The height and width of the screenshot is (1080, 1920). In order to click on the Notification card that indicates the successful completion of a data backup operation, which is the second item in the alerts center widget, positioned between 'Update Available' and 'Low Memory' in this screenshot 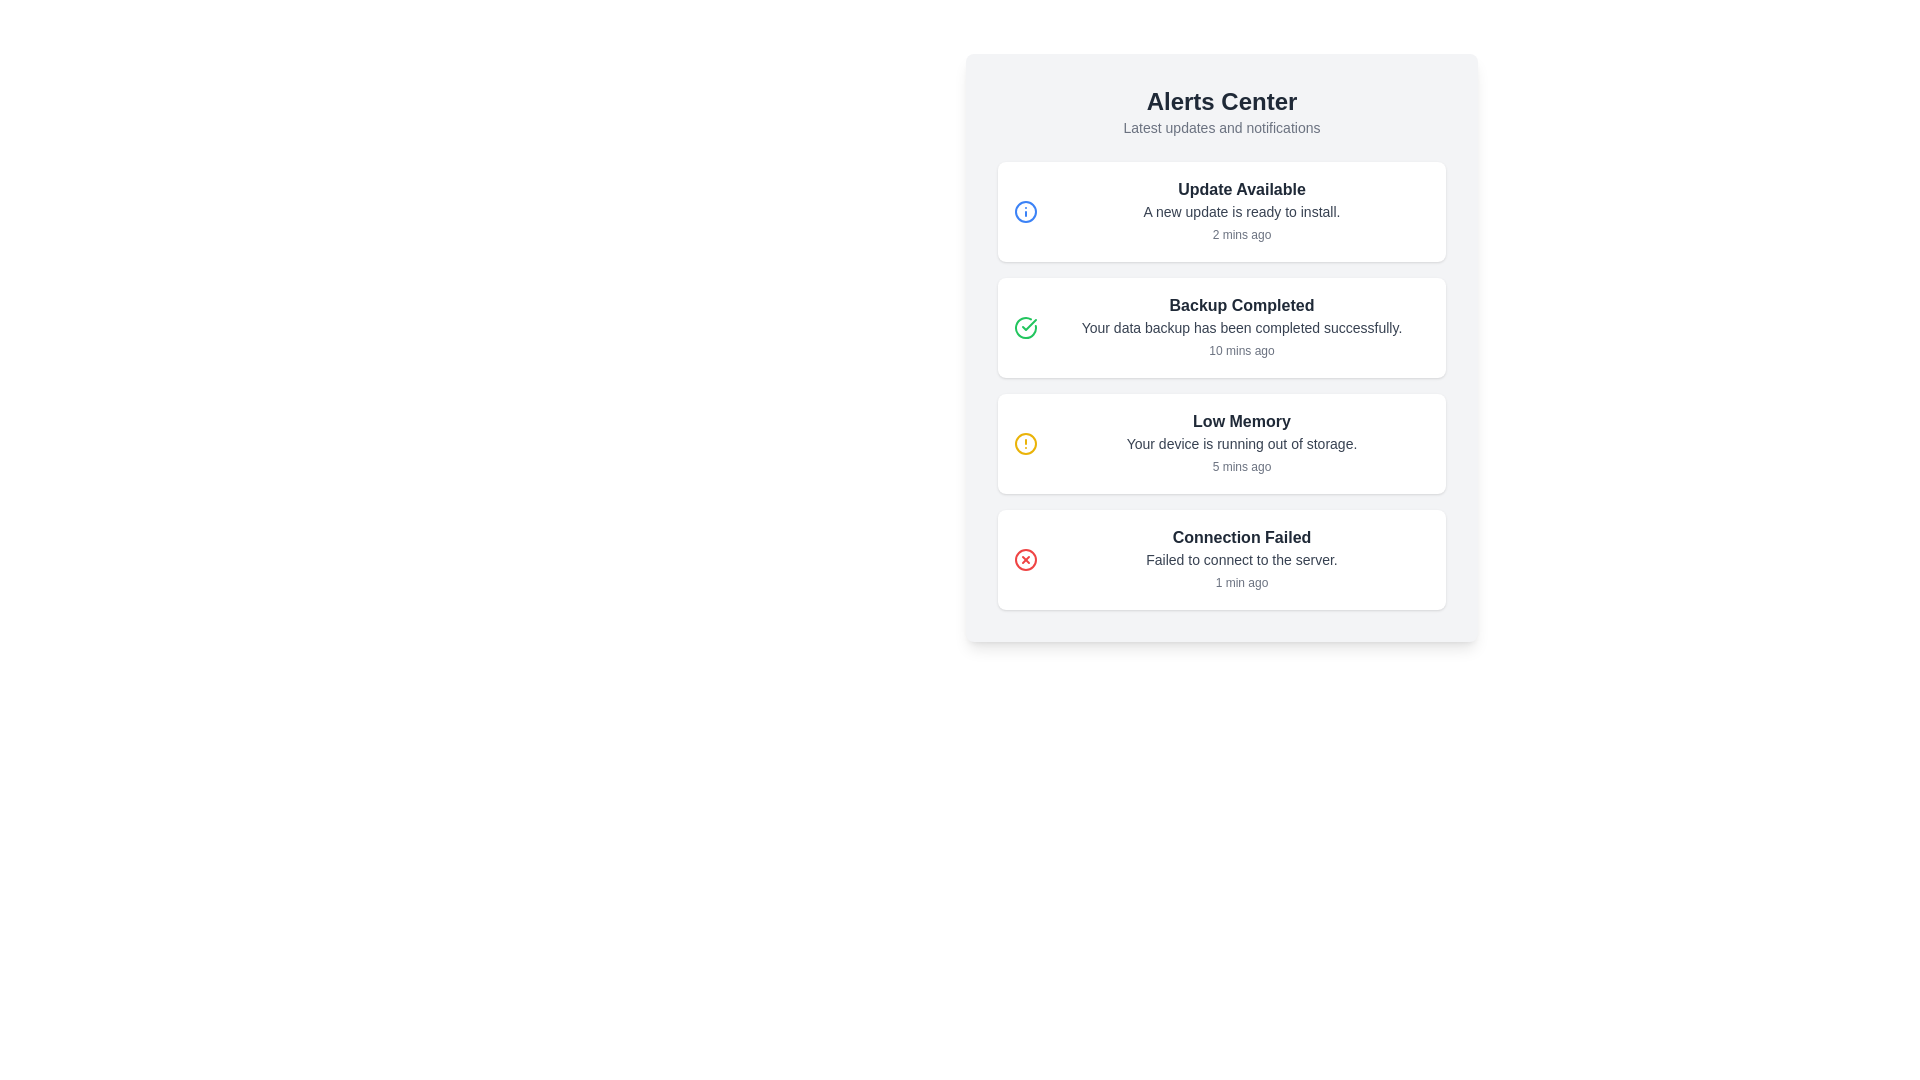, I will do `click(1221, 326)`.